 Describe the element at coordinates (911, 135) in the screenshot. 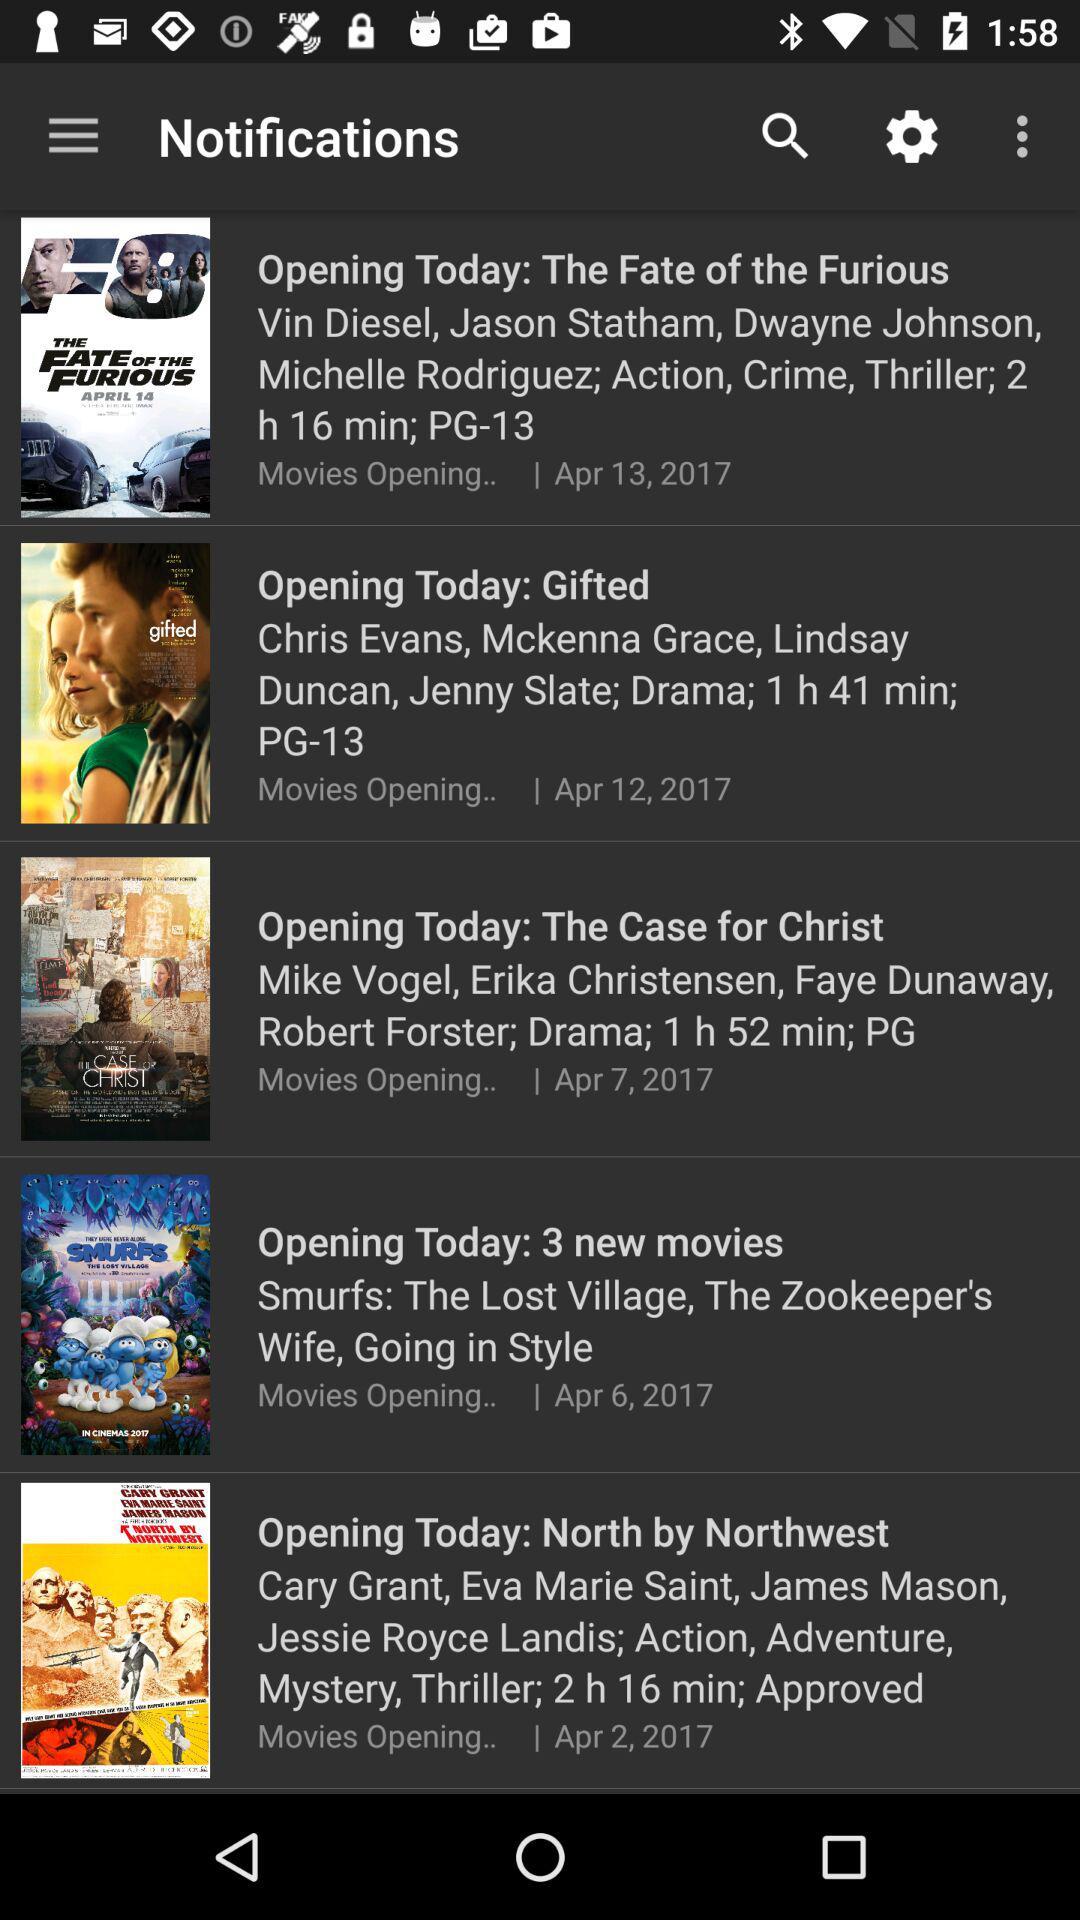

I see `item above opening today the` at that location.